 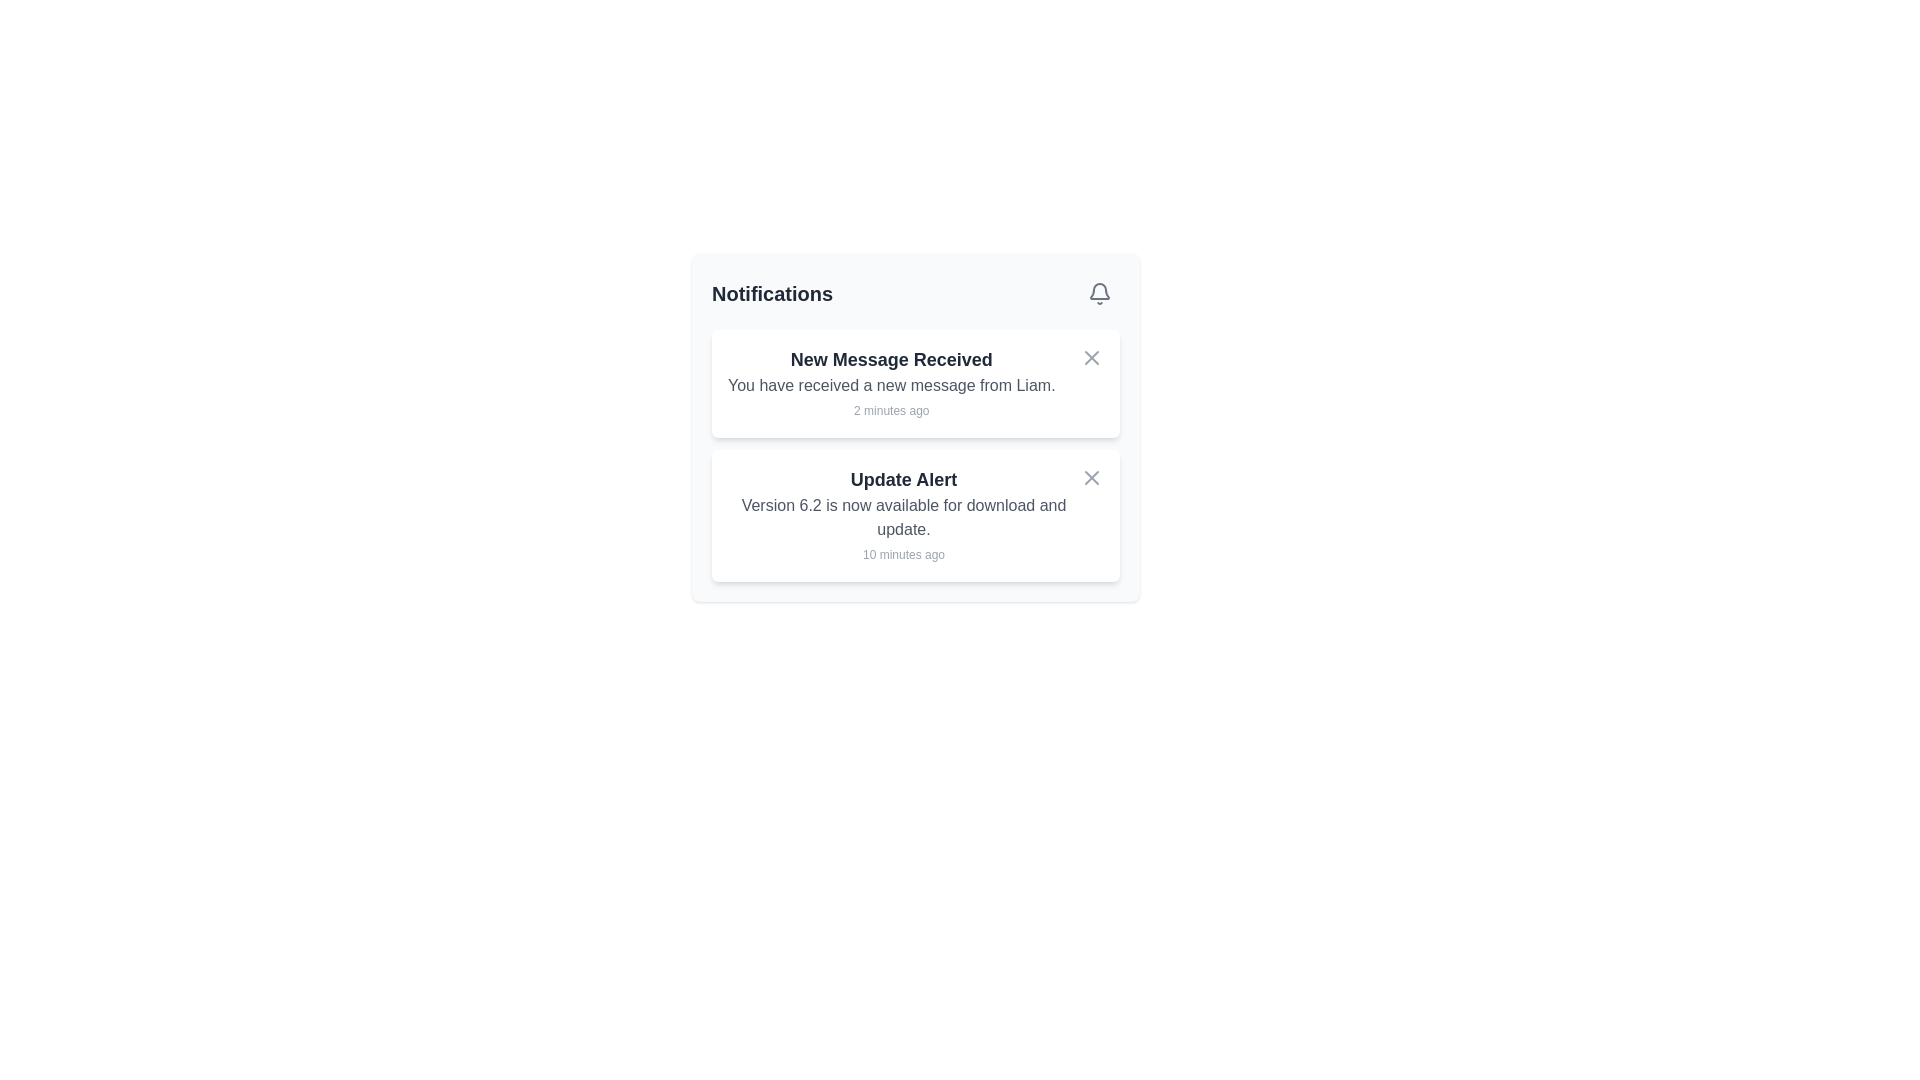 What do you see at coordinates (902, 479) in the screenshot?
I see `text of the bold heading labeled 'Update Alert', which is prominently displayed in dark gray within the notification card` at bounding box center [902, 479].